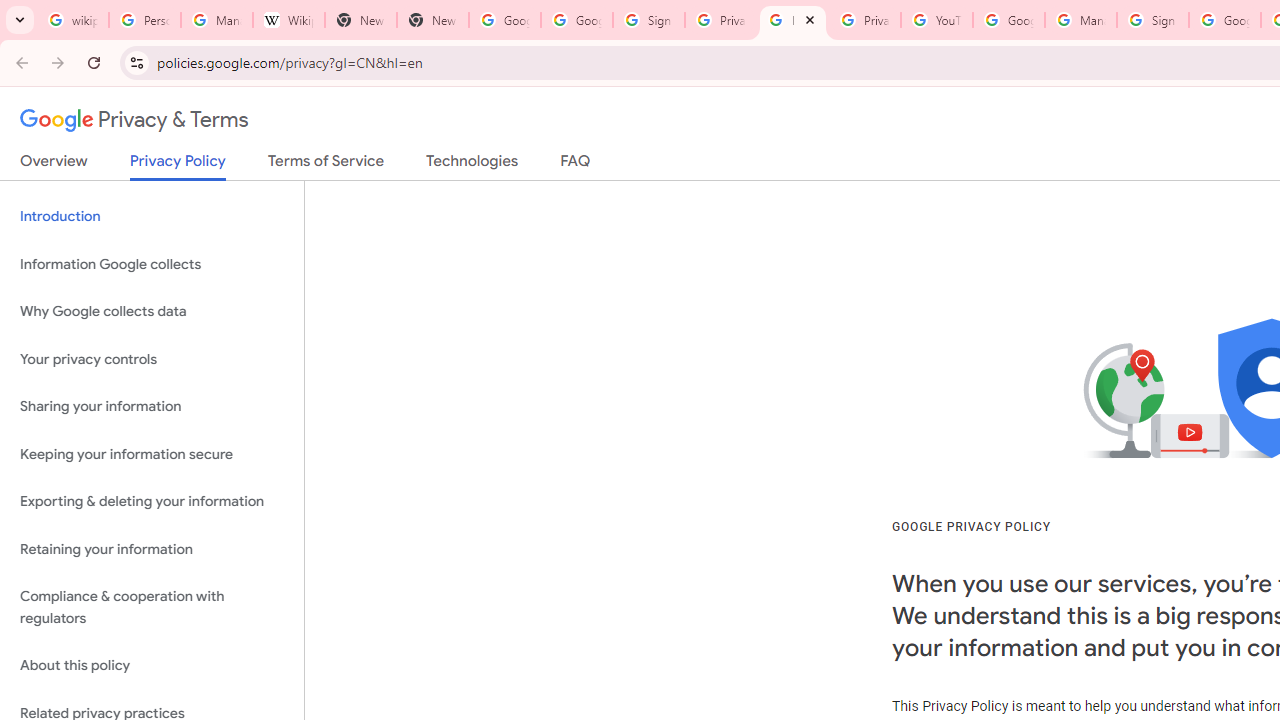  What do you see at coordinates (151, 454) in the screenshot?
I see `'Keeping your information secure'` at bounding box center [151, 454].